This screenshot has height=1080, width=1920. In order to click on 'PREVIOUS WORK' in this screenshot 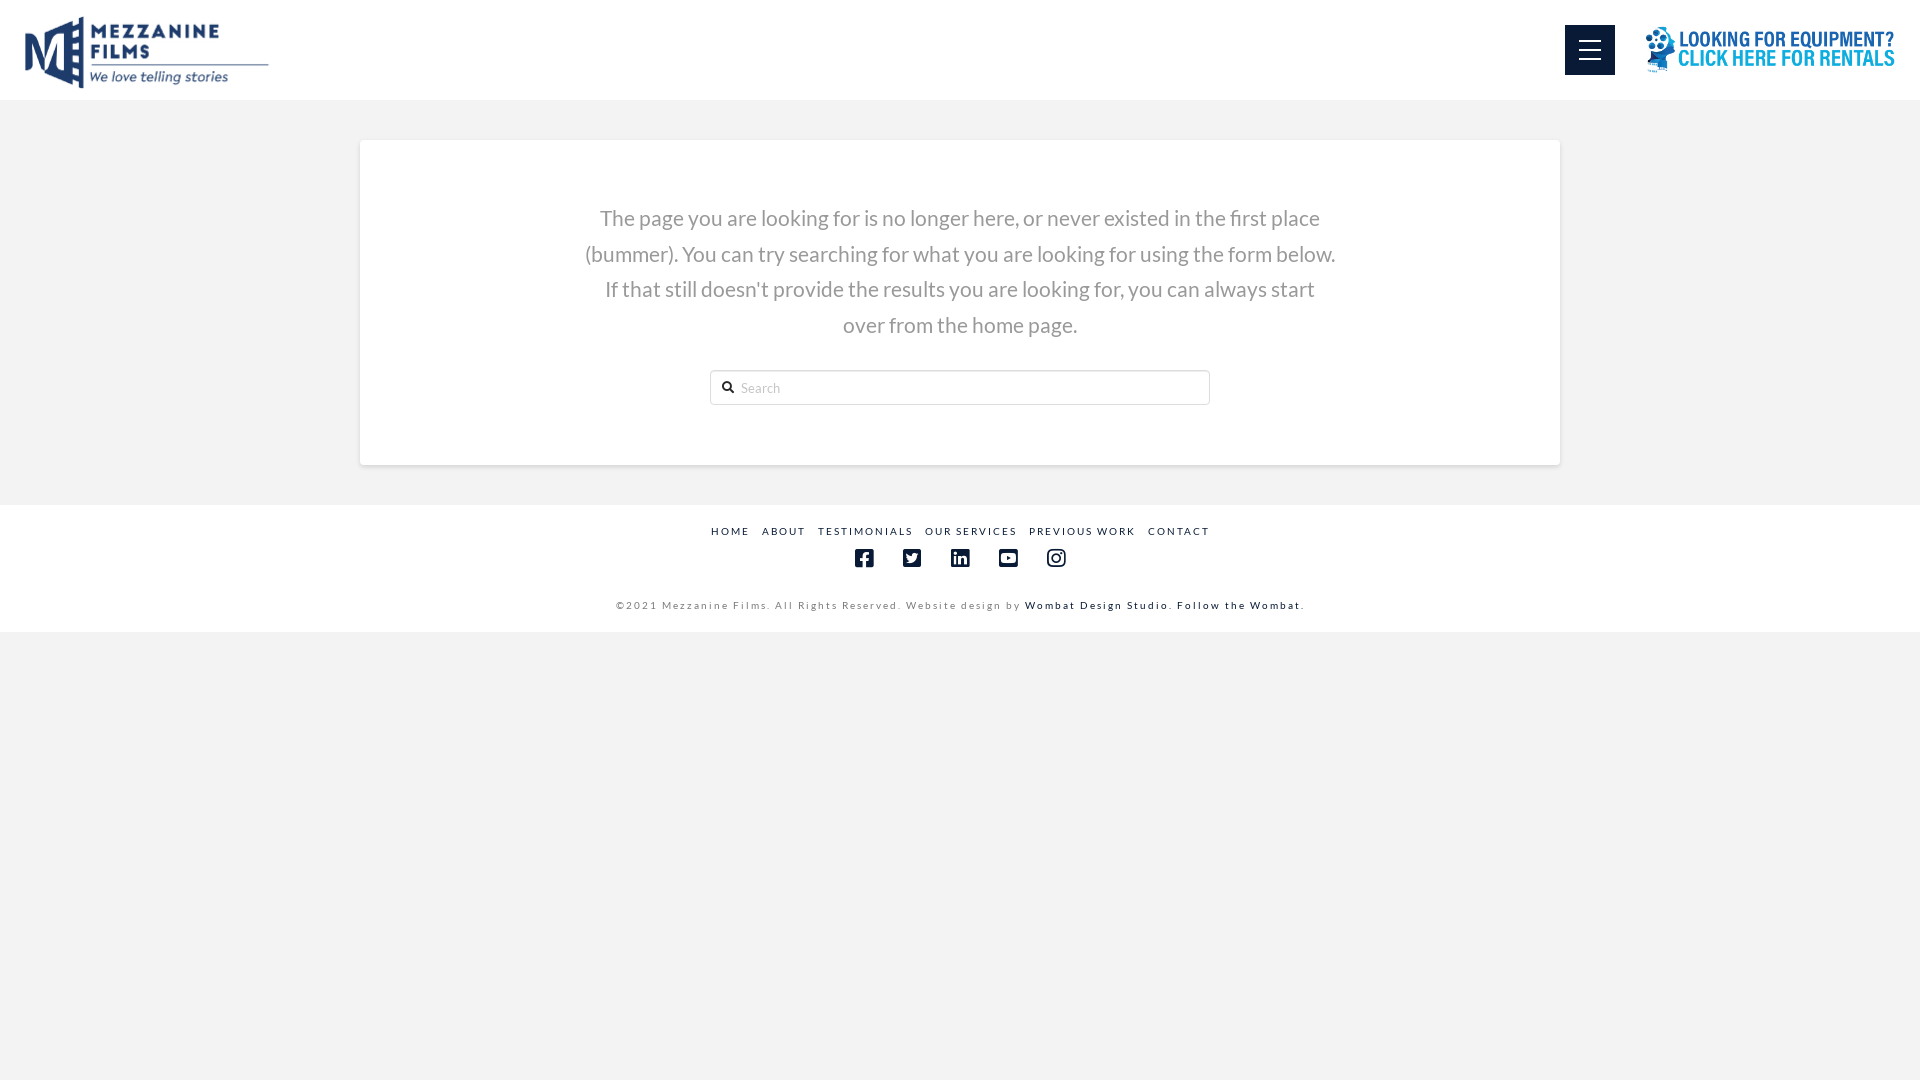, I will do `click(1080, 530)`.